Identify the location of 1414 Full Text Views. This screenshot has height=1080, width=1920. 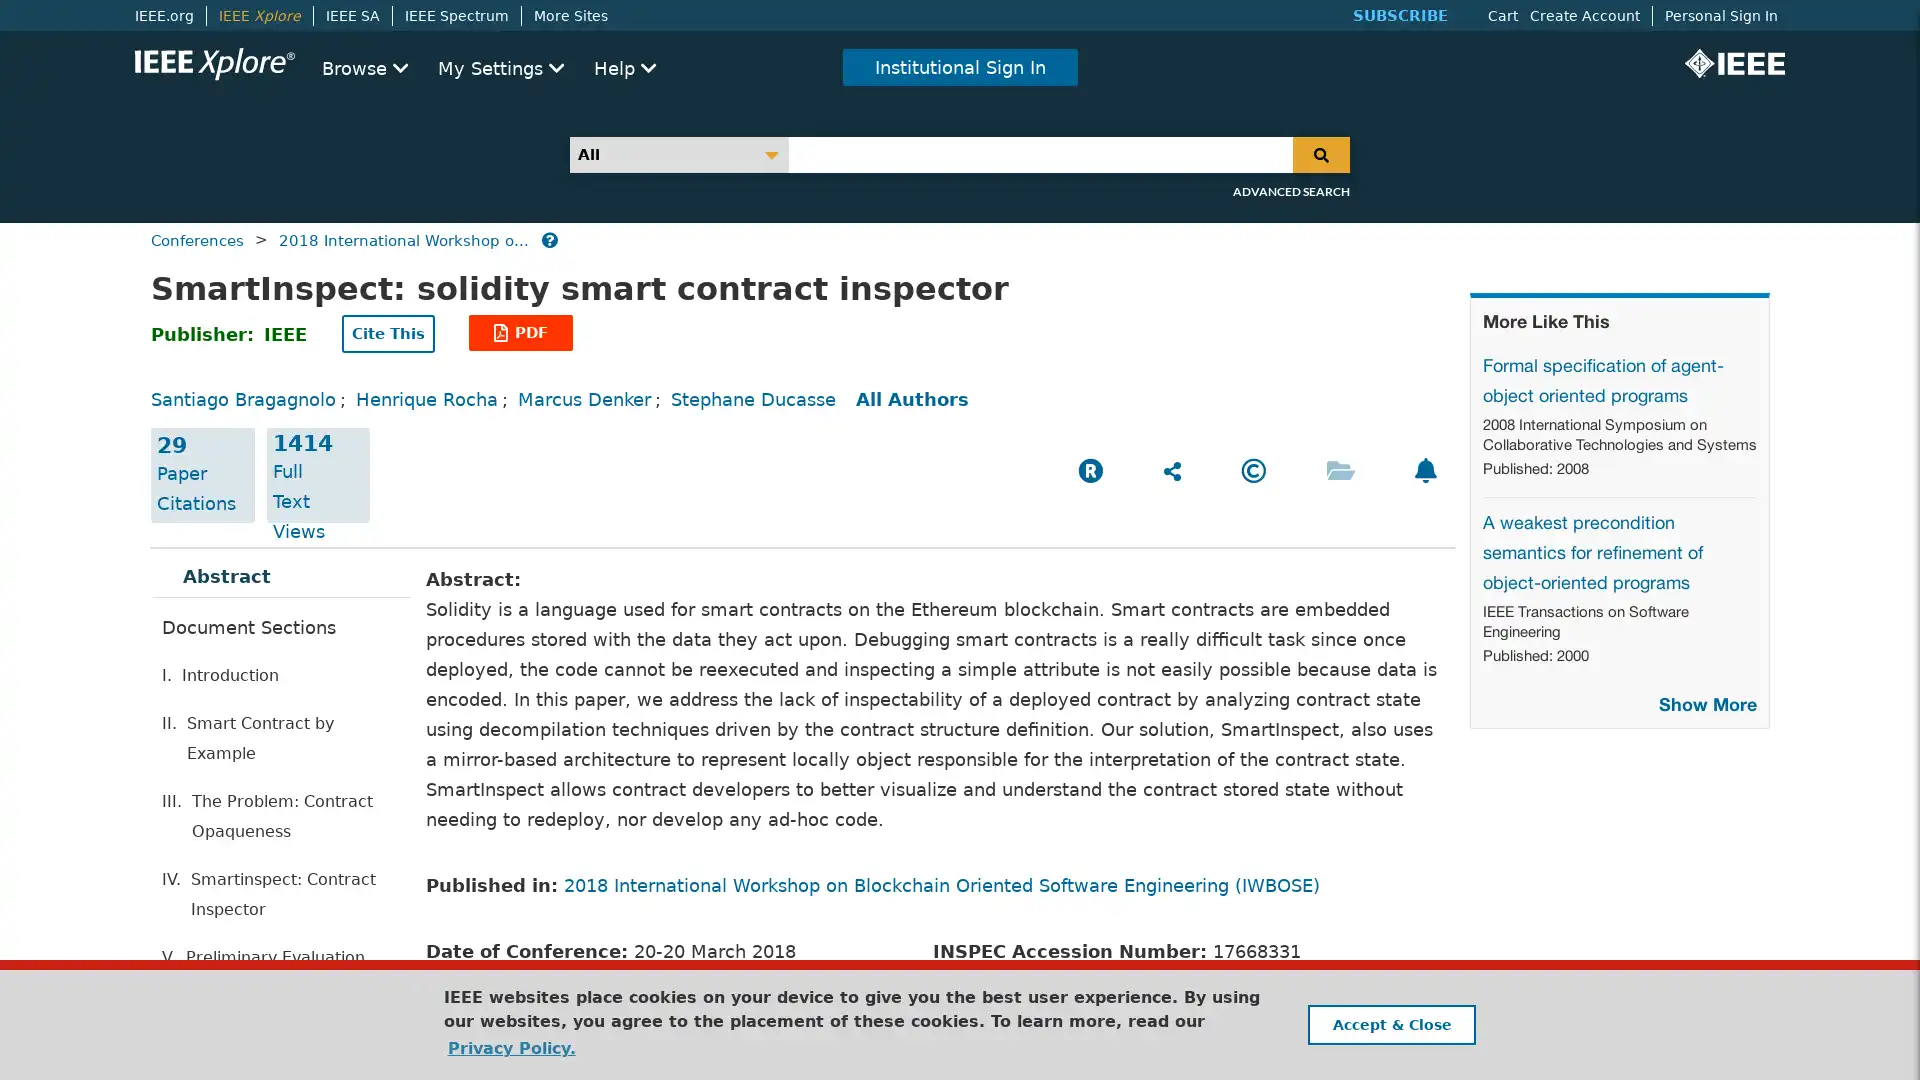
(316, 475).